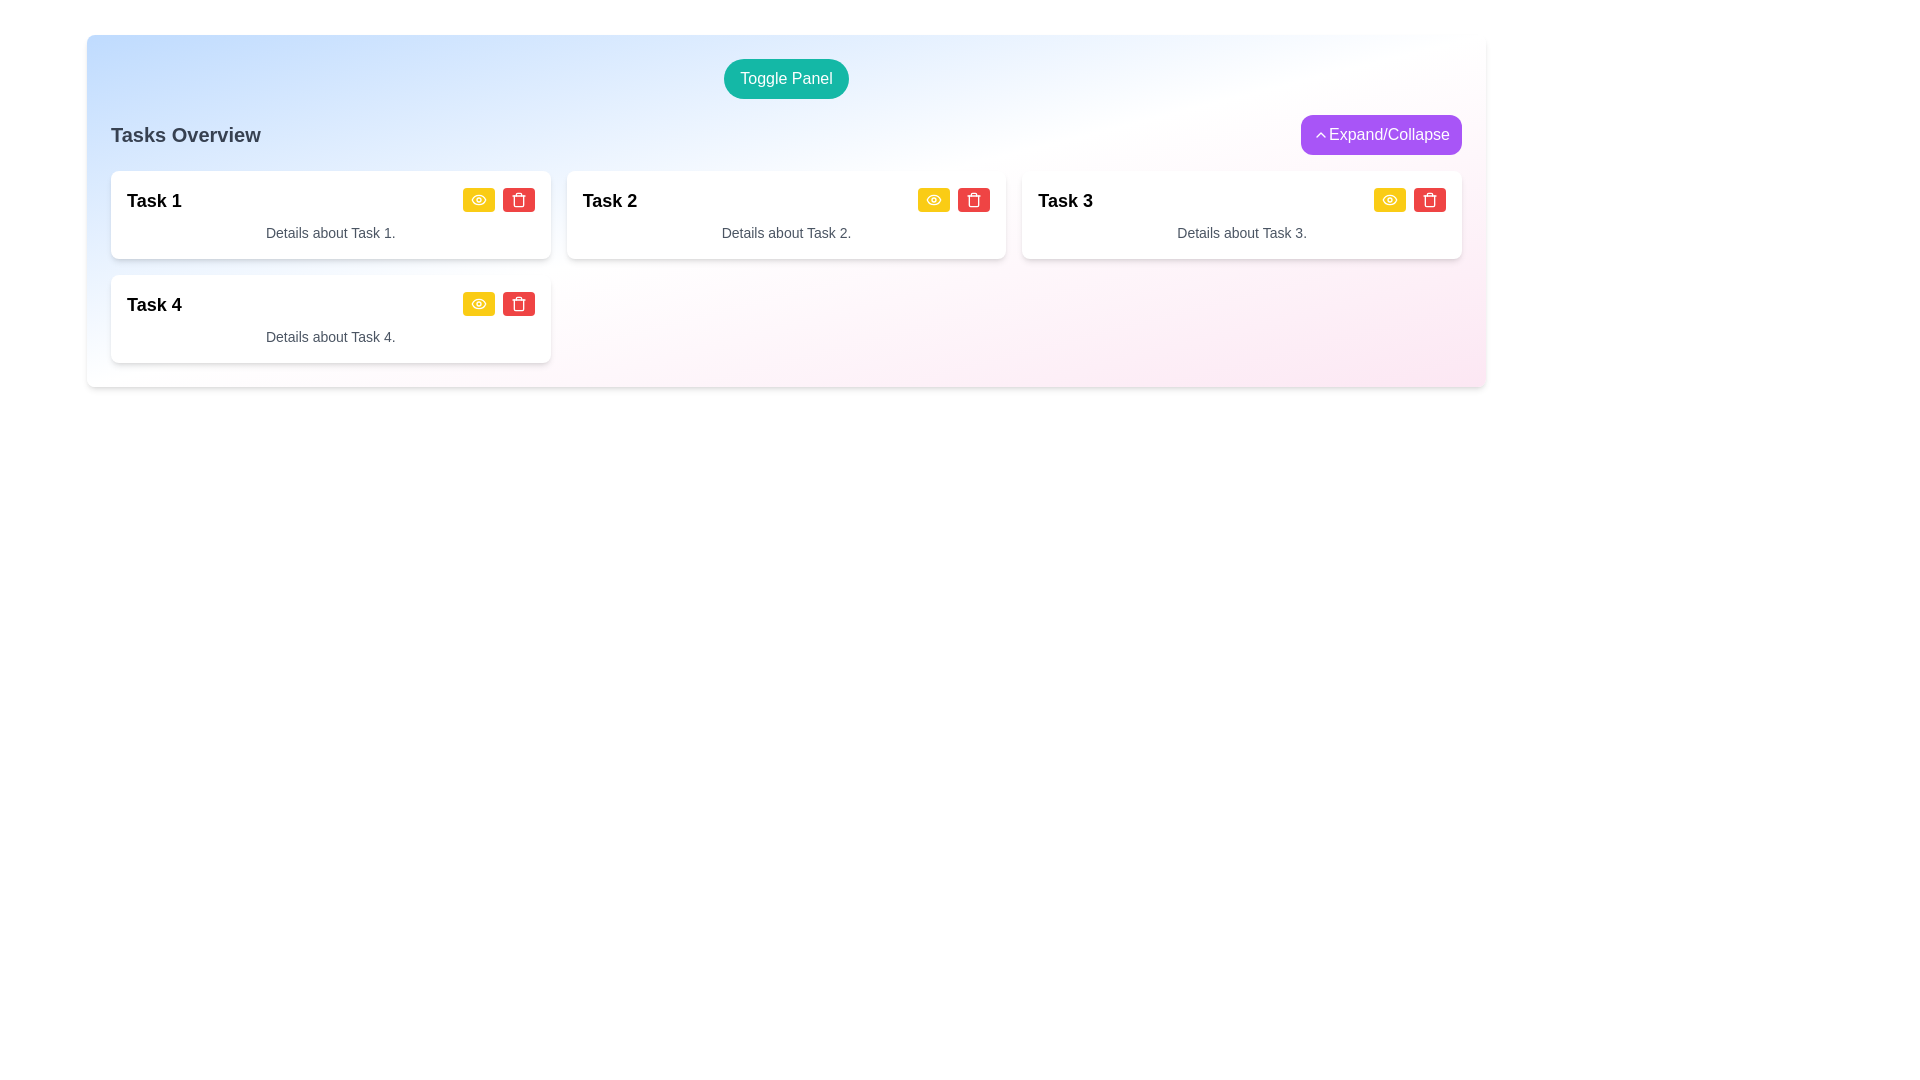  Describe the element at coordinates (1241, 231) in the screenshot. I see `the static text element located below the title 'Task 3' within the task card, which provides additional details related to the task` at that location.